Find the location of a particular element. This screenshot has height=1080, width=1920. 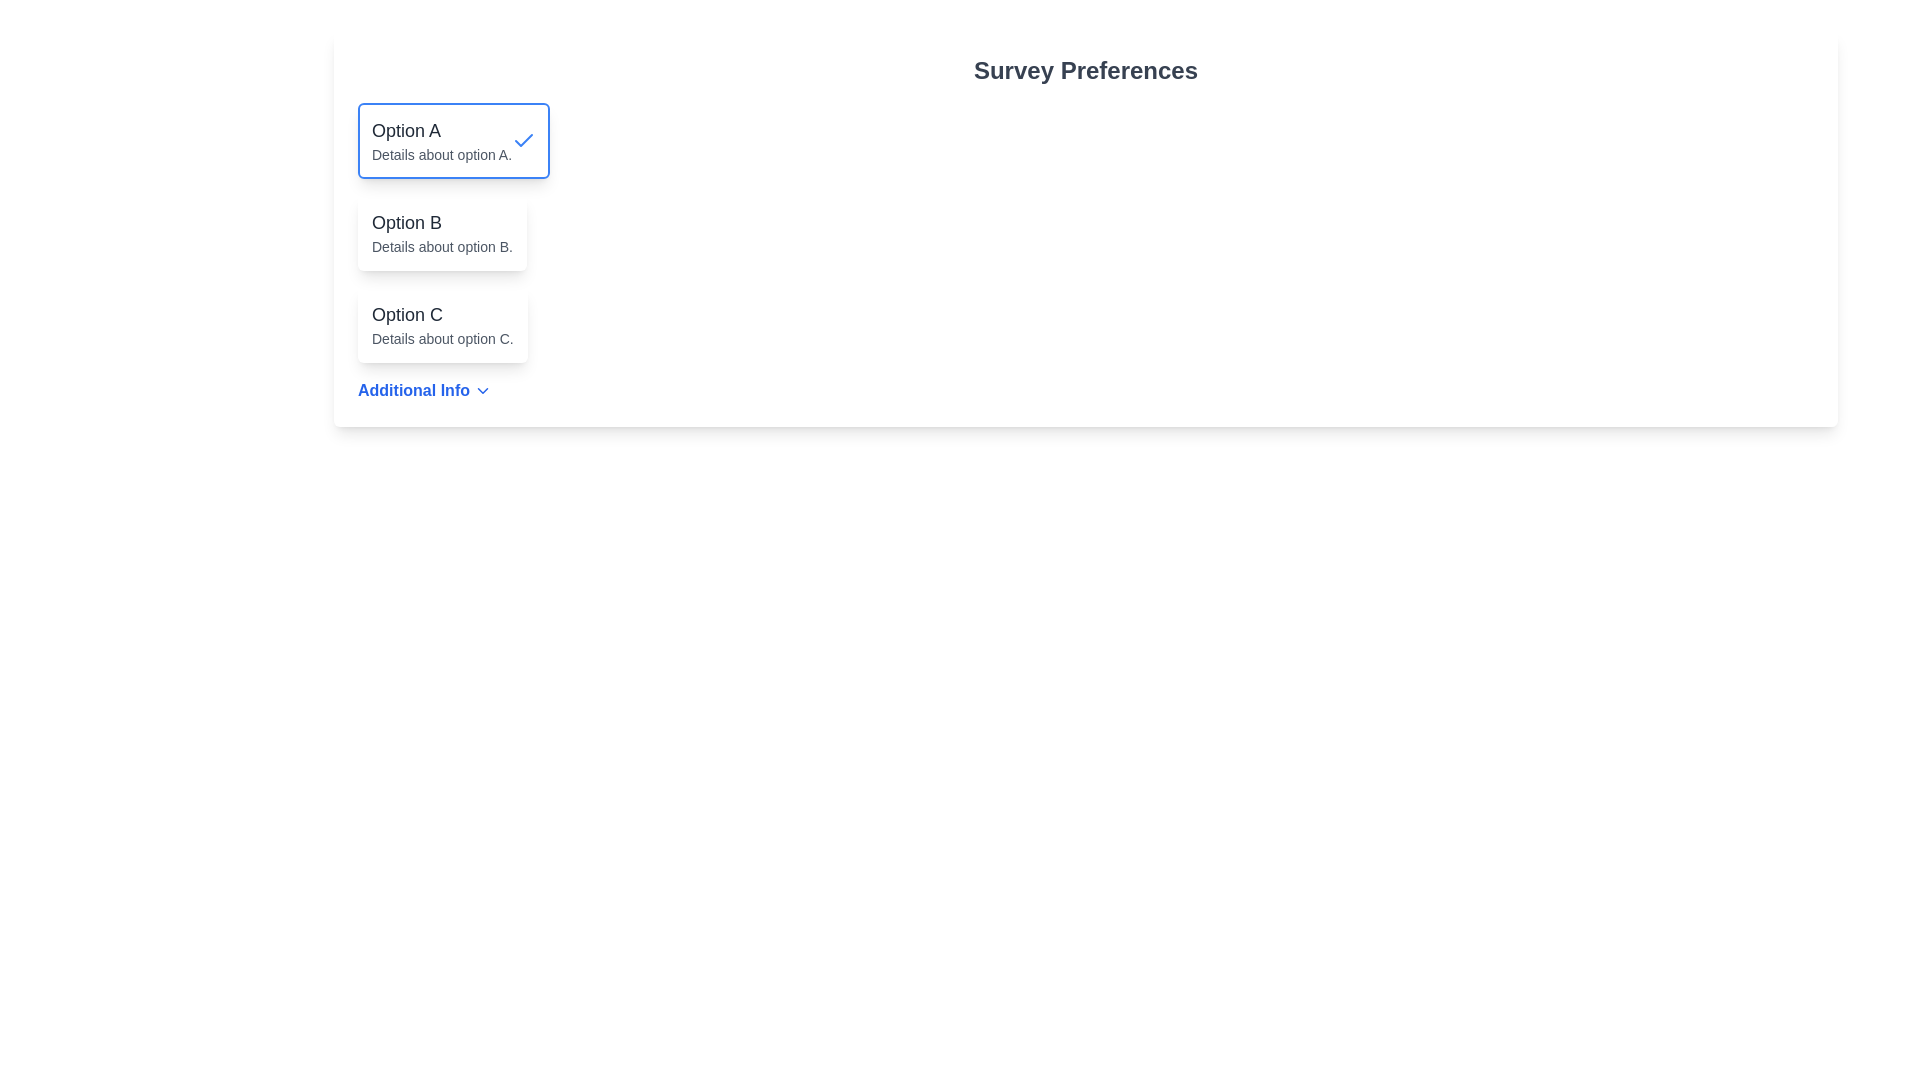

the chevron icon located to the right of the 'Additional Info' text is located at coordinates (483, 390).